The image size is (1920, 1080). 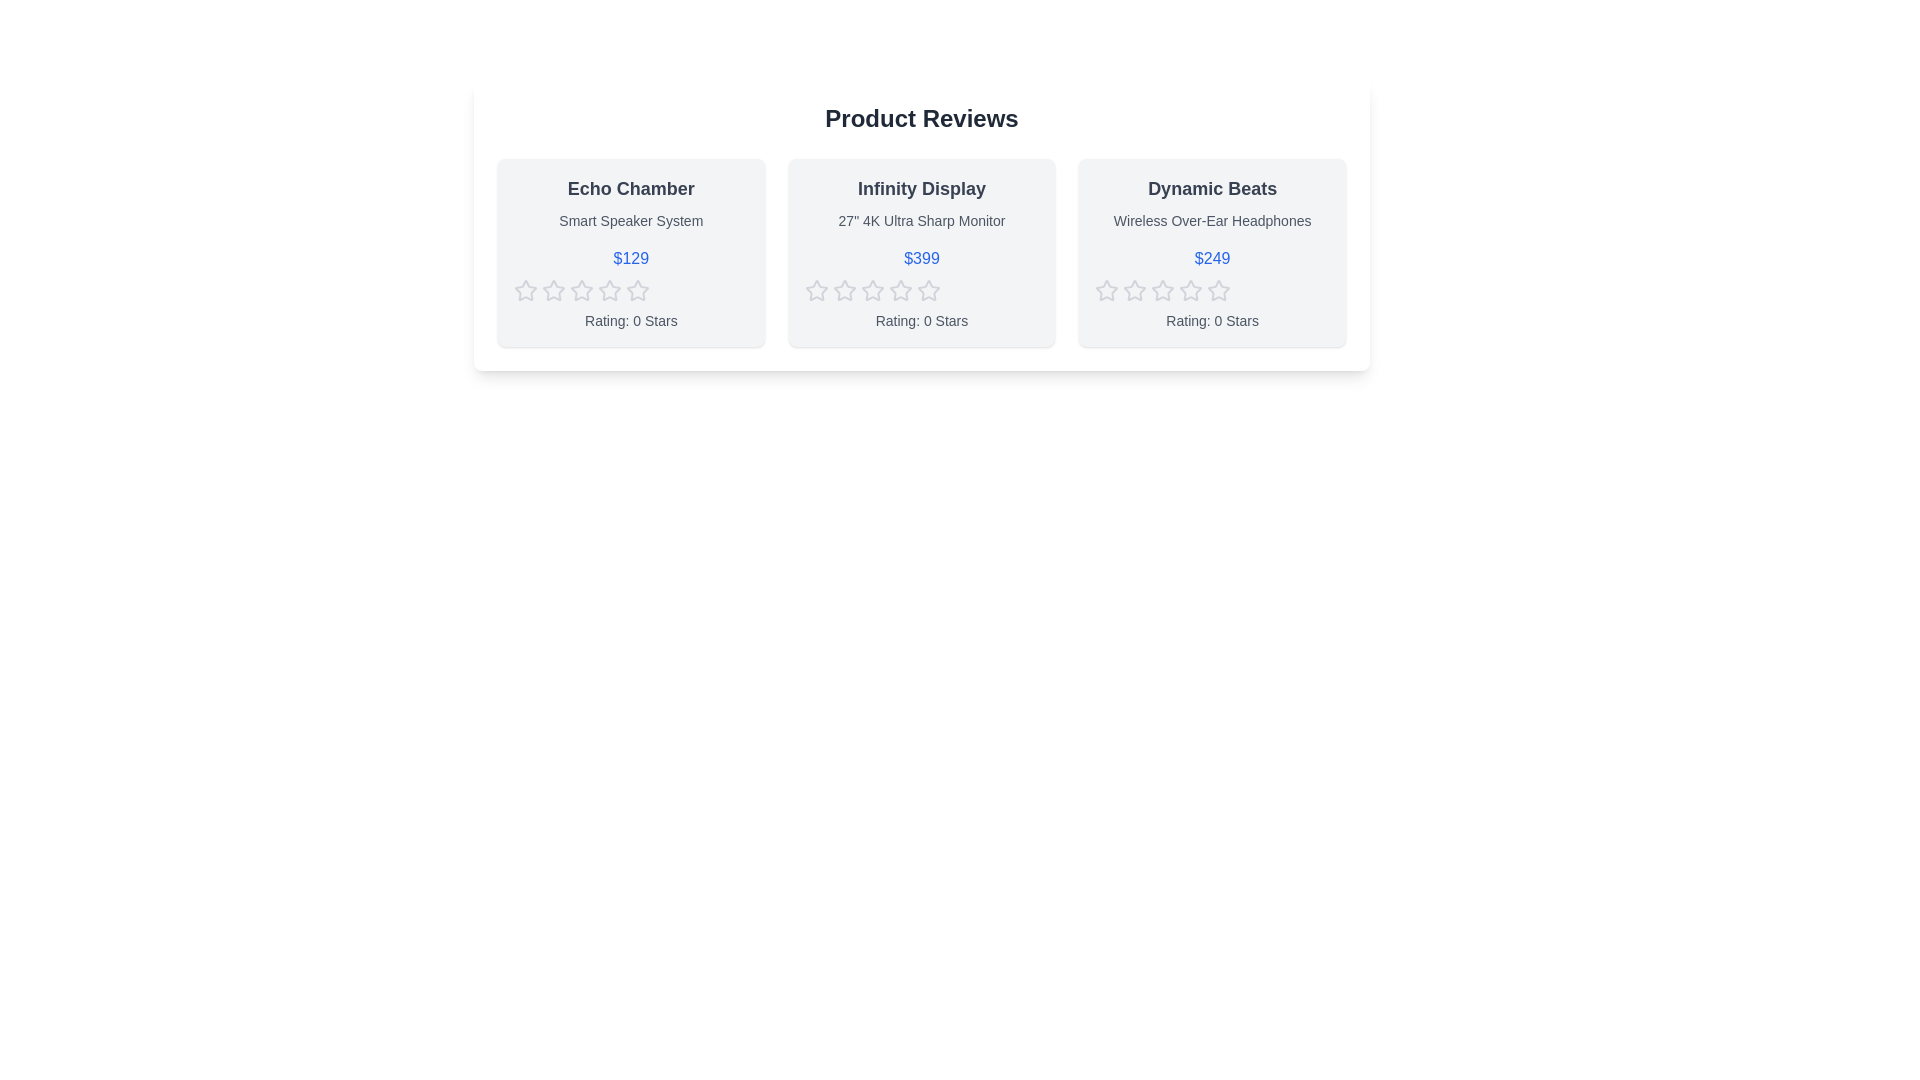 I want to click on the fourth star icon in the horizontal group of five stars used for rating under the product 'Infinity Display', so click(x=899, y=290).